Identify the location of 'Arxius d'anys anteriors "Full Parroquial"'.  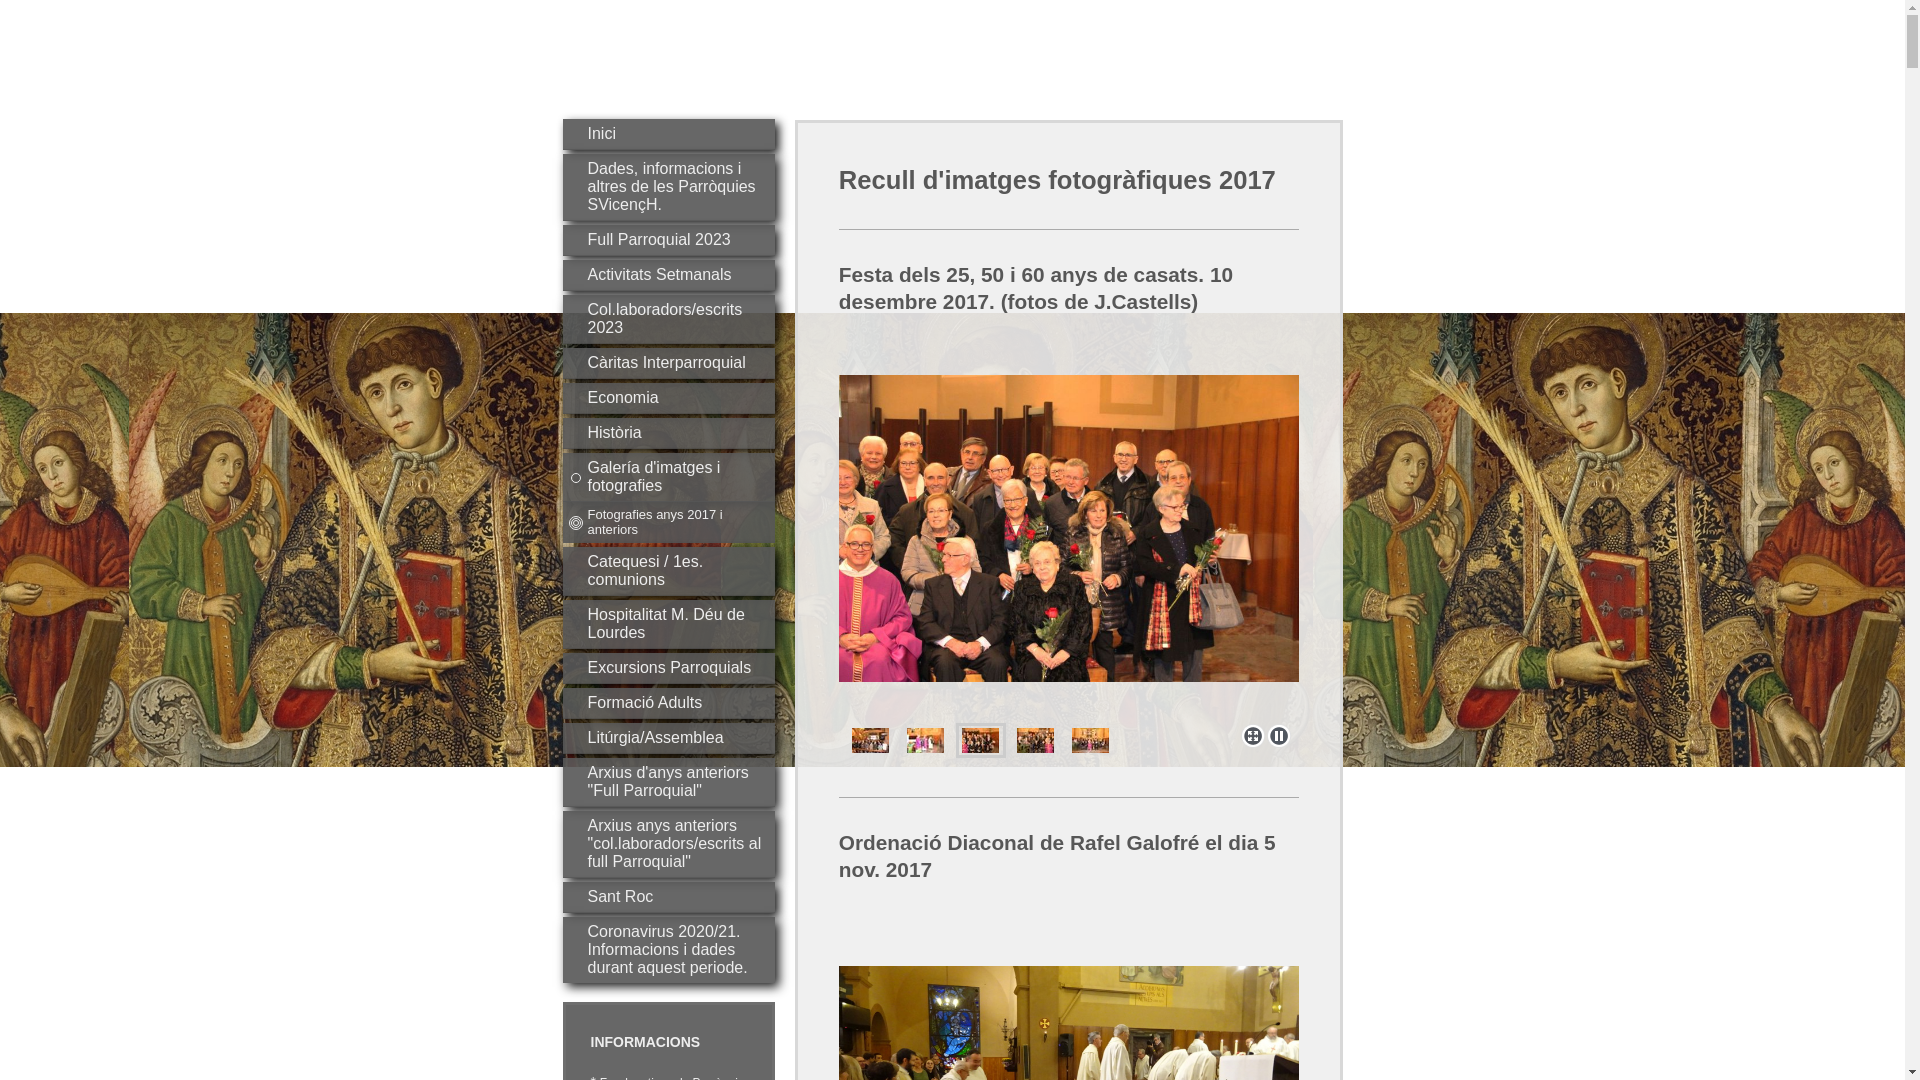
(667, 781).